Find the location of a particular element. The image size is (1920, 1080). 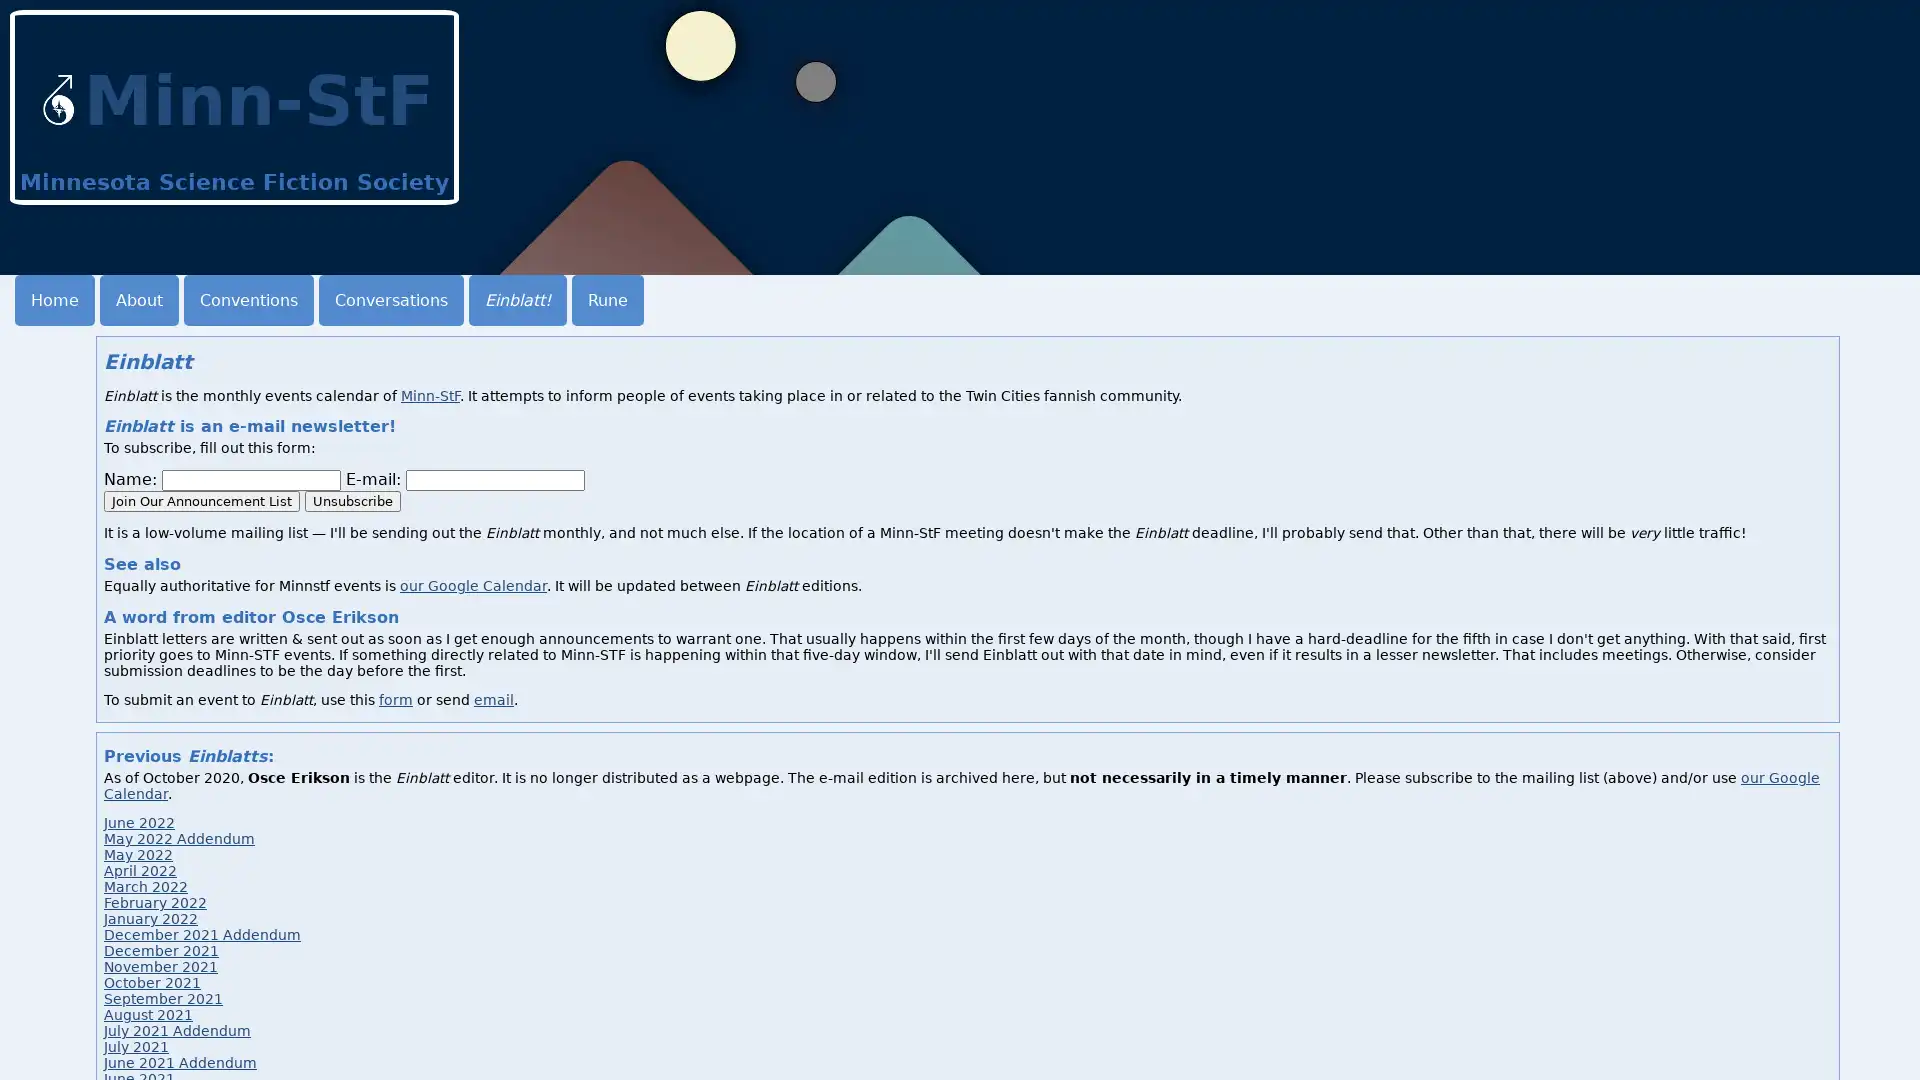

Conventions is located at coordinates (248, 300).